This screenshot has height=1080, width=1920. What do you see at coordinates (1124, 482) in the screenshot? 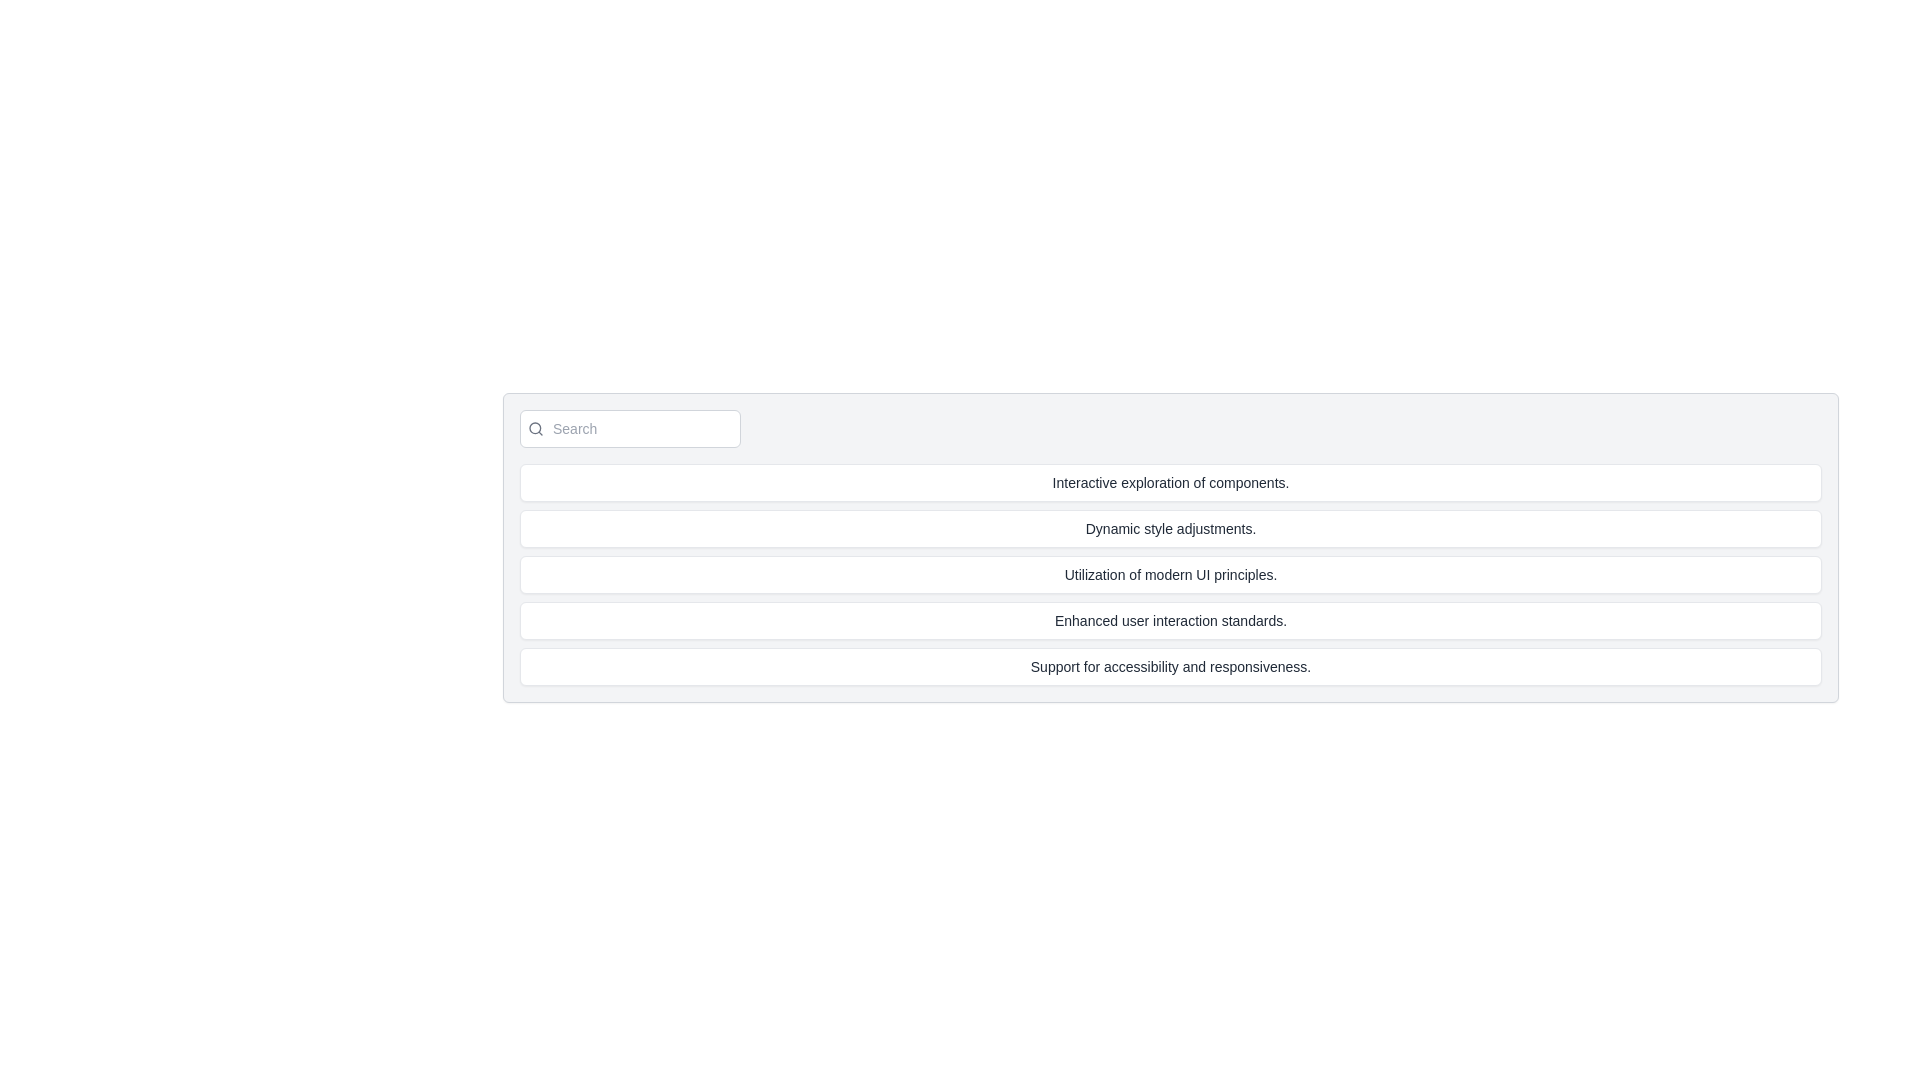
I see `the 27th letter in the text 'Interactive exploration of components.' which is part of an informational text display located at the top of the interface` at bounding box center [1124, 482].